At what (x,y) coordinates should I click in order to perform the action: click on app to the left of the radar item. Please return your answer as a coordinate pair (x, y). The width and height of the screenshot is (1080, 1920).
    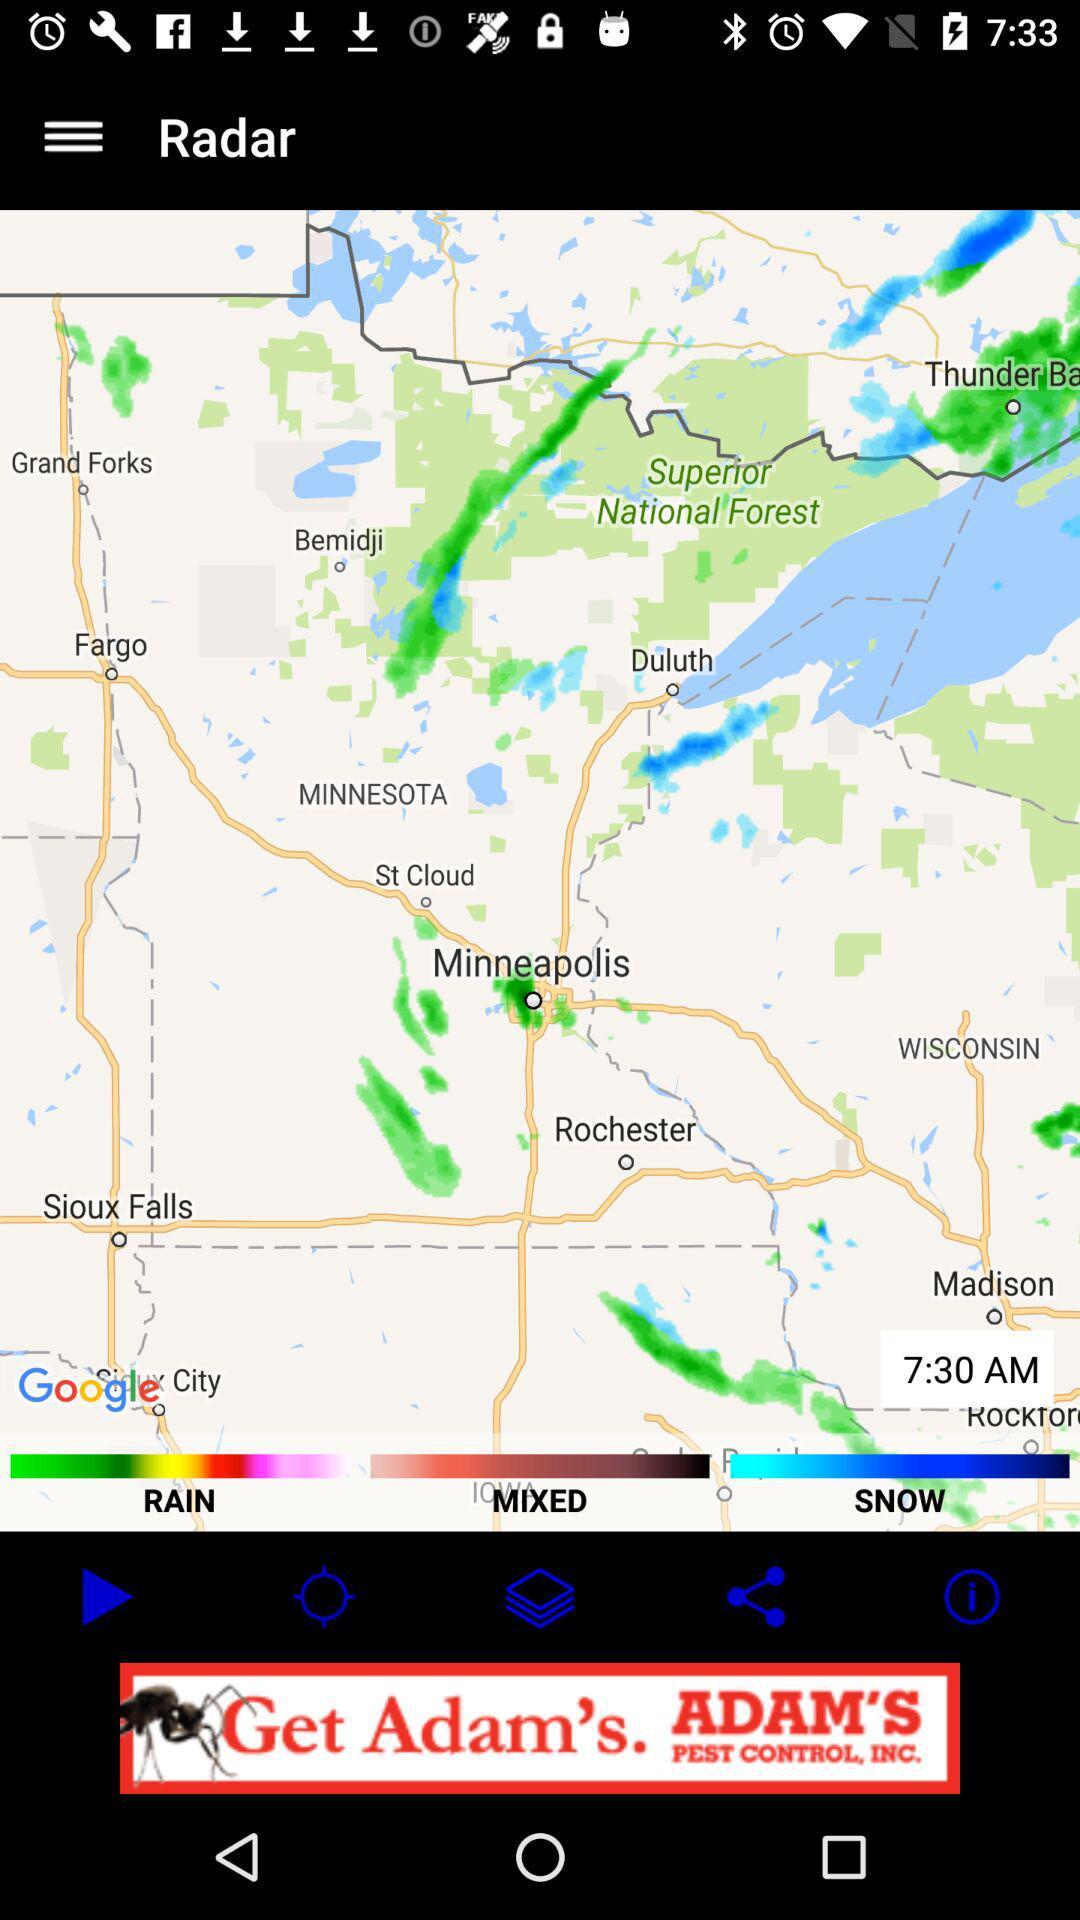
    Looking at the image, I should click on (72, 135).